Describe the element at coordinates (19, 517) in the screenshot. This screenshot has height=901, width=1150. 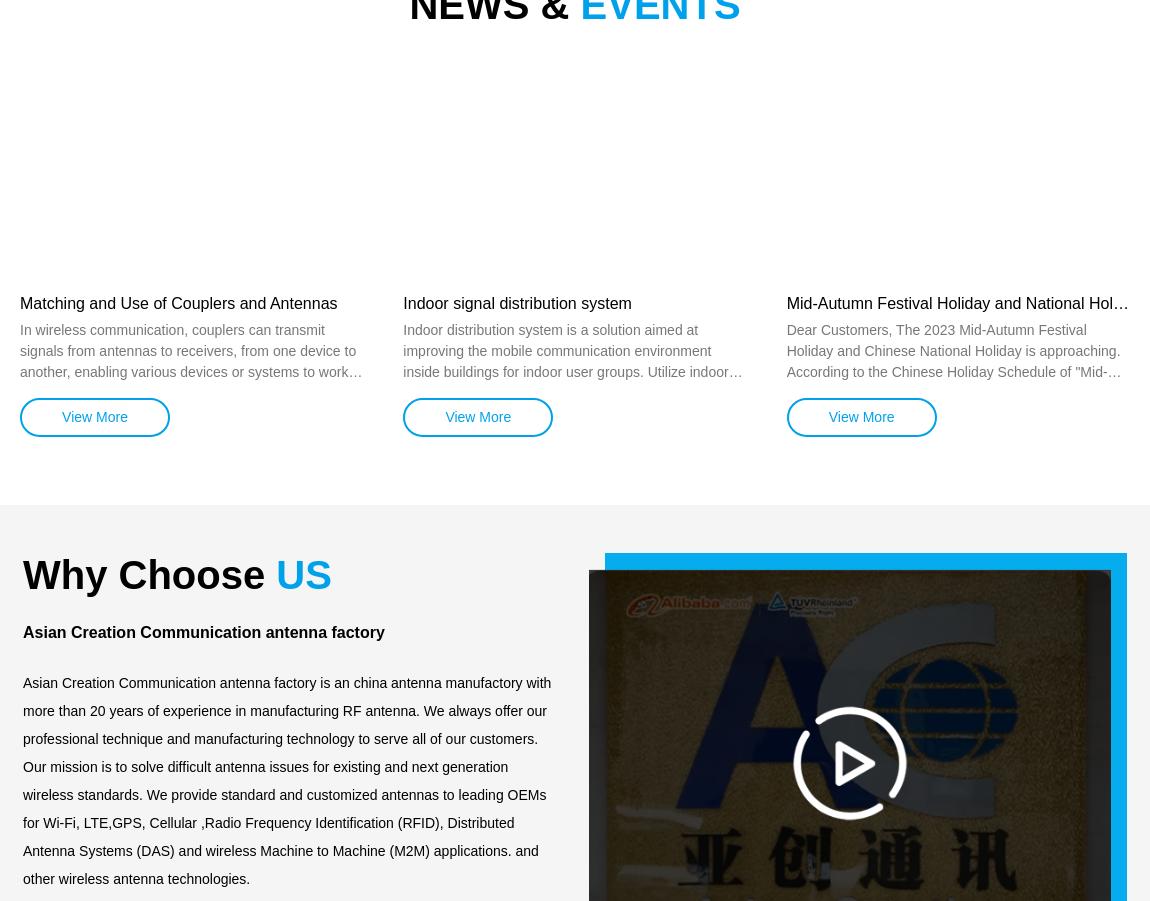
I see `'In wireless communication, couplers can transmit signals from antennas to receivers, from one device to another, enabling various devices or systems to work in coordination with each other, thus achieving wireless communication.

The main function of couplers is to connect and transmit signals or energy, enabling different devices or systems to work in coordination with each other. Couplers have been widely used in many fields, including electronic communication, optics, mechanical engineering, etc., making important contributions to the development of modern technology and engineering.

Asian Creation Communication Antenna Factory in producing various types of the Antenna and the passive component Couplers. It can be widely used in various types electronic communication, optical, mechanical engineering and other solutions.Welcome to contact with us if any interesting: +86-757-87668779 or 13925901402(WeChat and WhatsApp sync)'` at that location.